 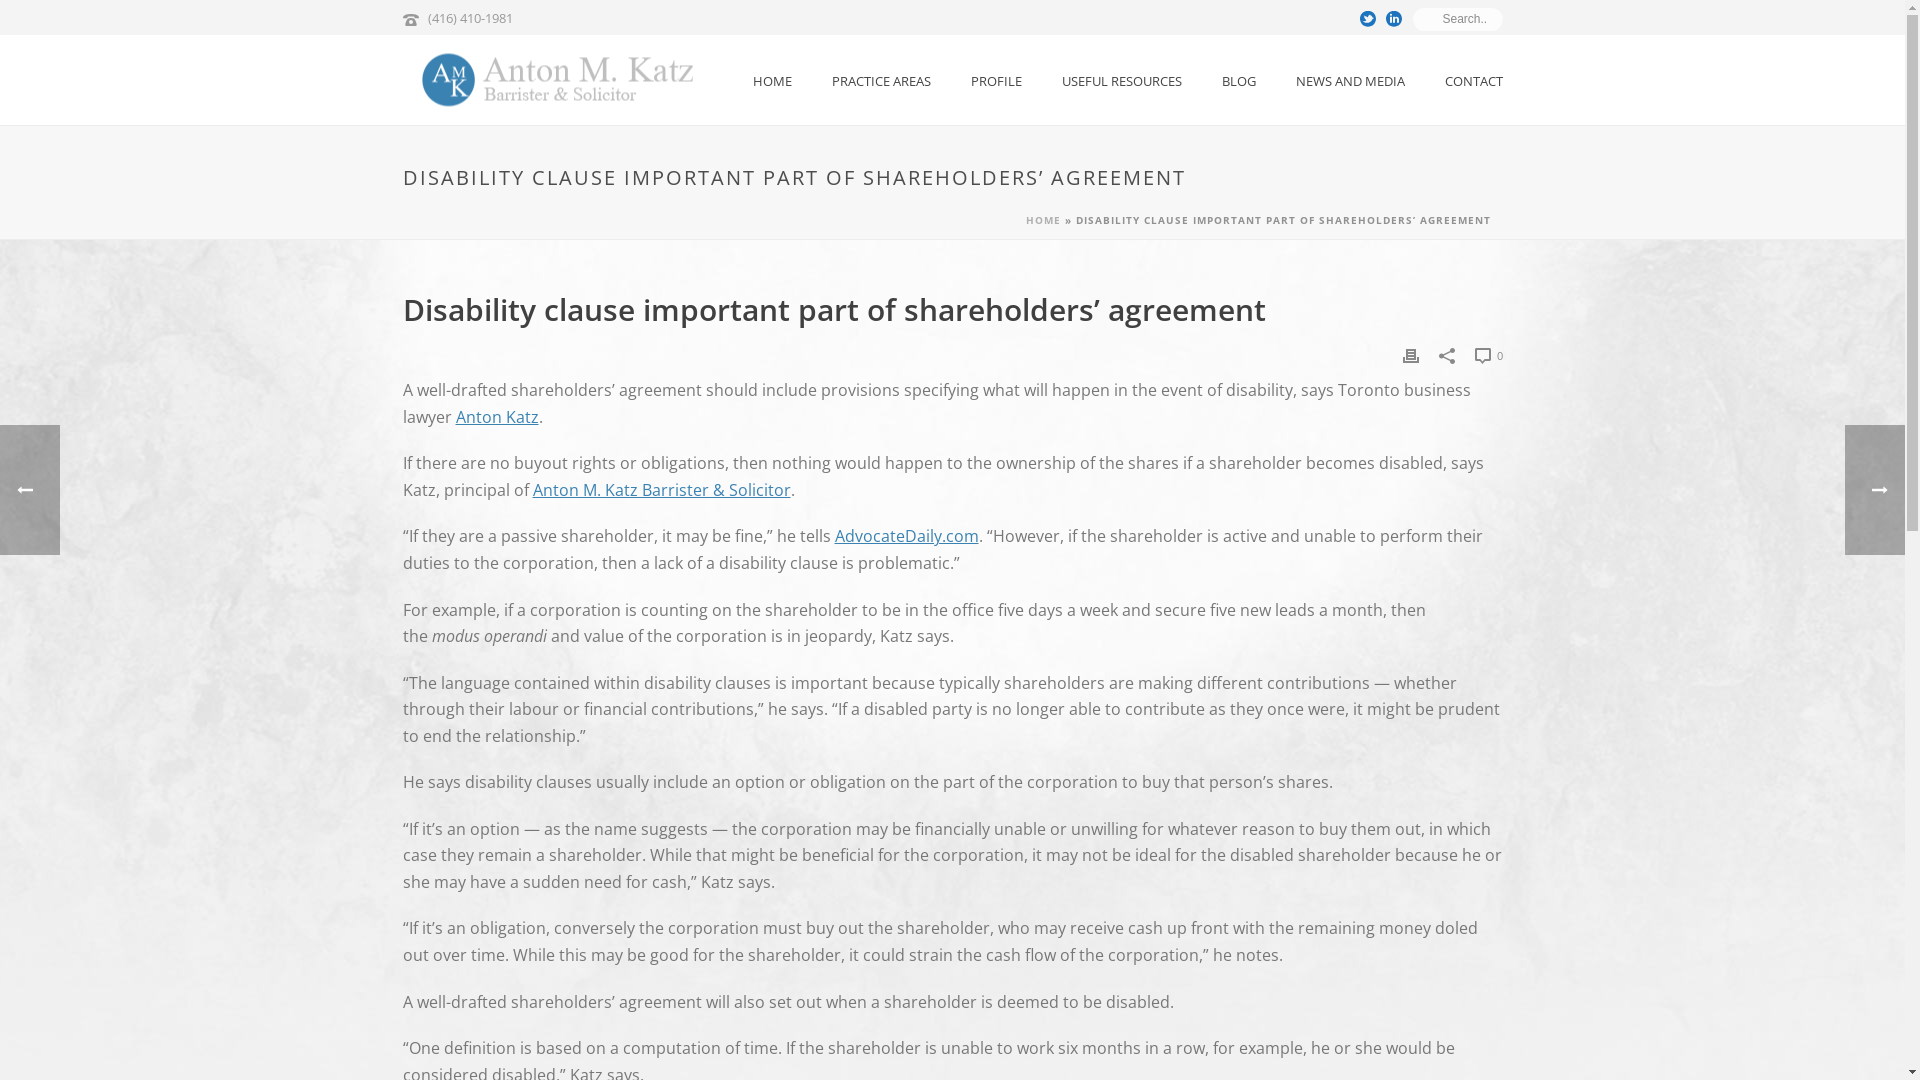 I want to click on '(416) 410-1981', so click(x=469, y=18).